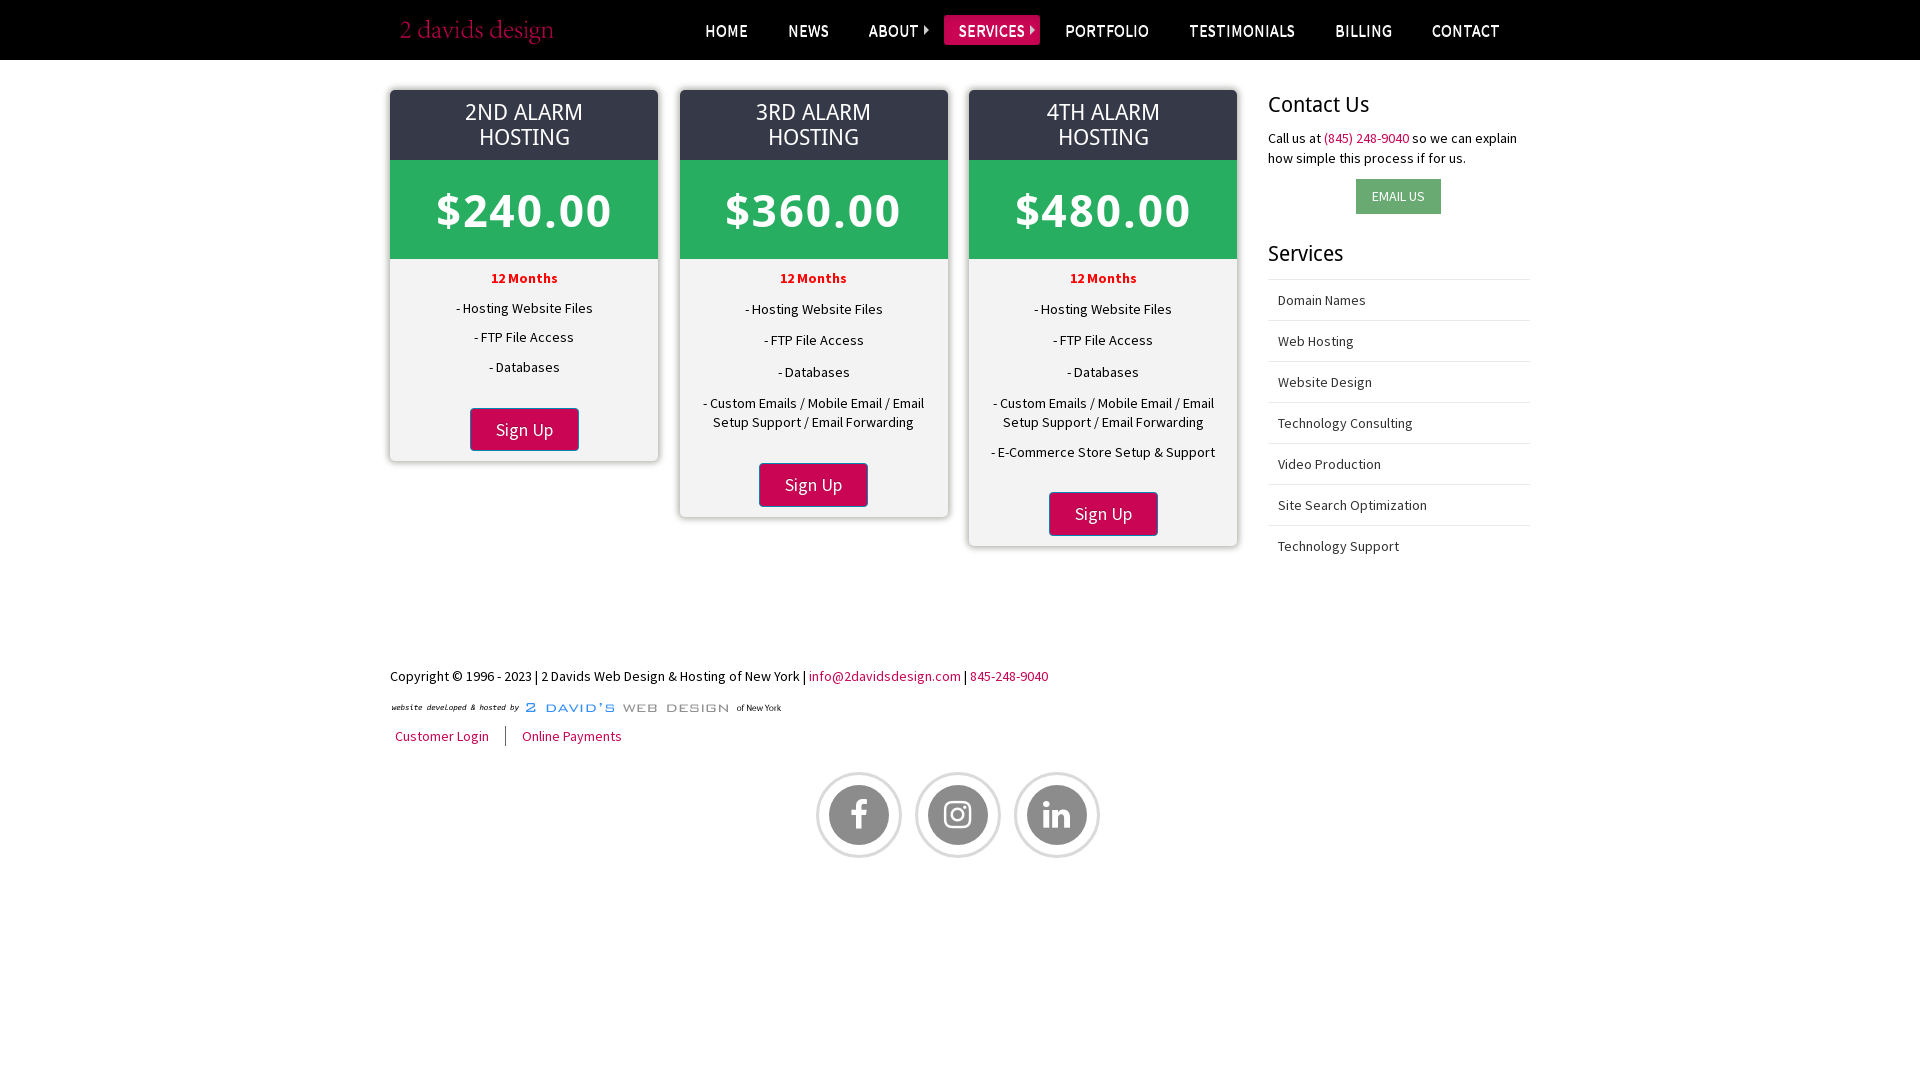  I want to click on 'info@2davidsdesign.com', so click(883, 675).